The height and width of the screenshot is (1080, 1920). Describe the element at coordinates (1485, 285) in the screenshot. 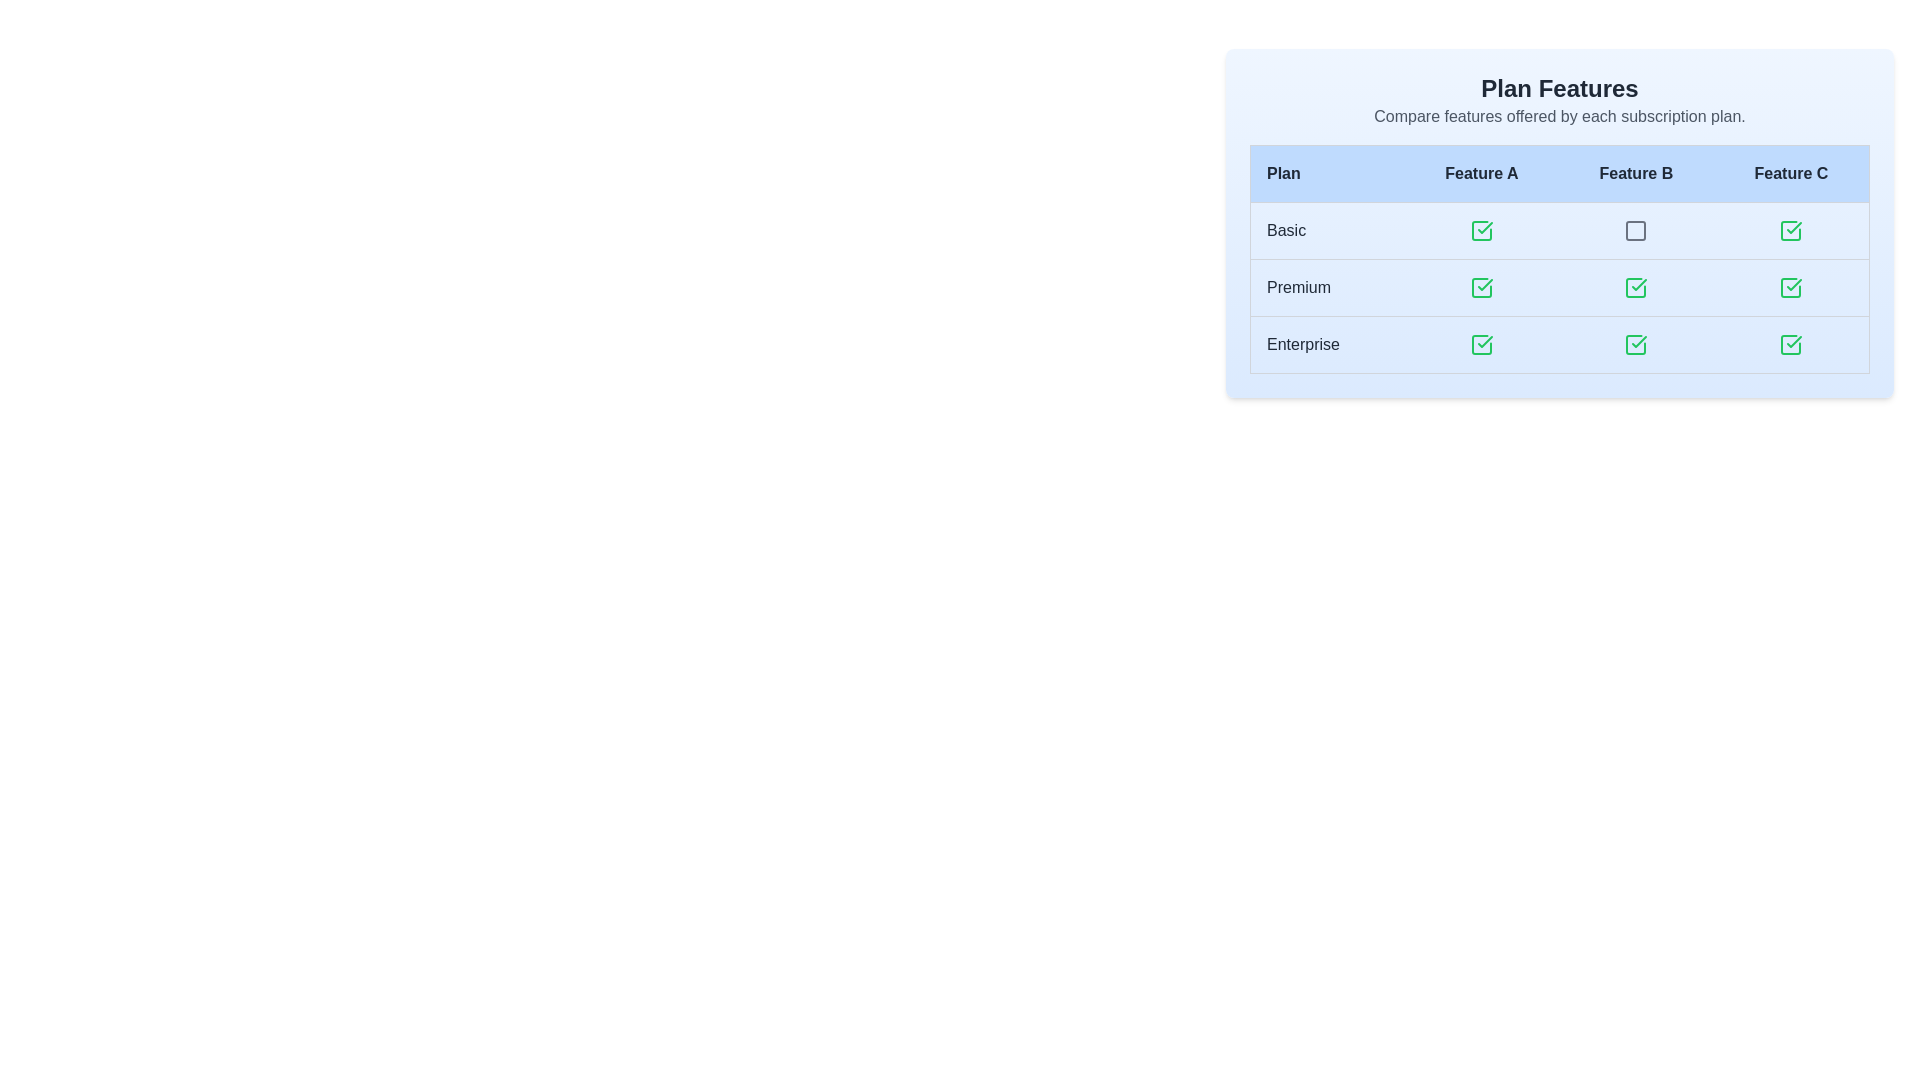

I see `the green checkmark SVG icon located in the 'Feature B' column of the 'Premium' row within the 'Plan Features' table` at that location.